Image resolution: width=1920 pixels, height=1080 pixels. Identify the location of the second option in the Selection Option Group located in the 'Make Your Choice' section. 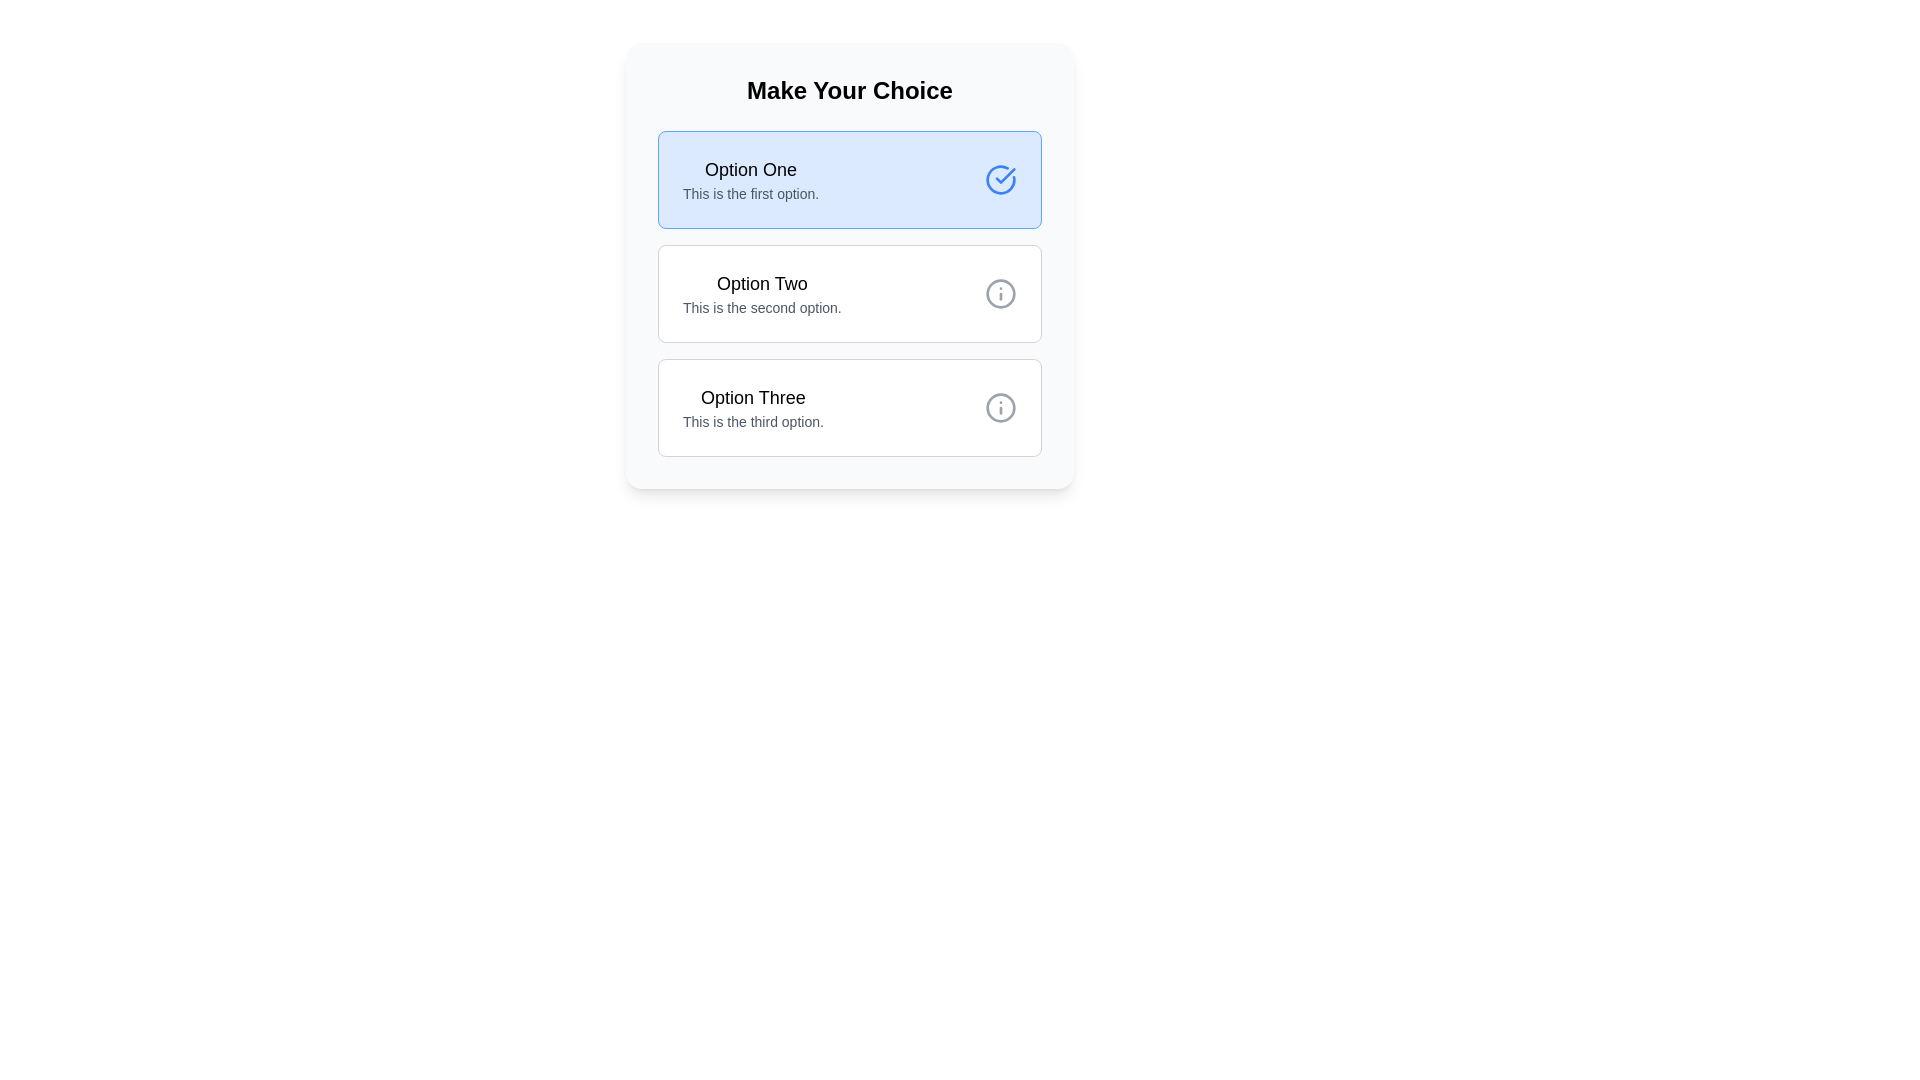
(849, 293).